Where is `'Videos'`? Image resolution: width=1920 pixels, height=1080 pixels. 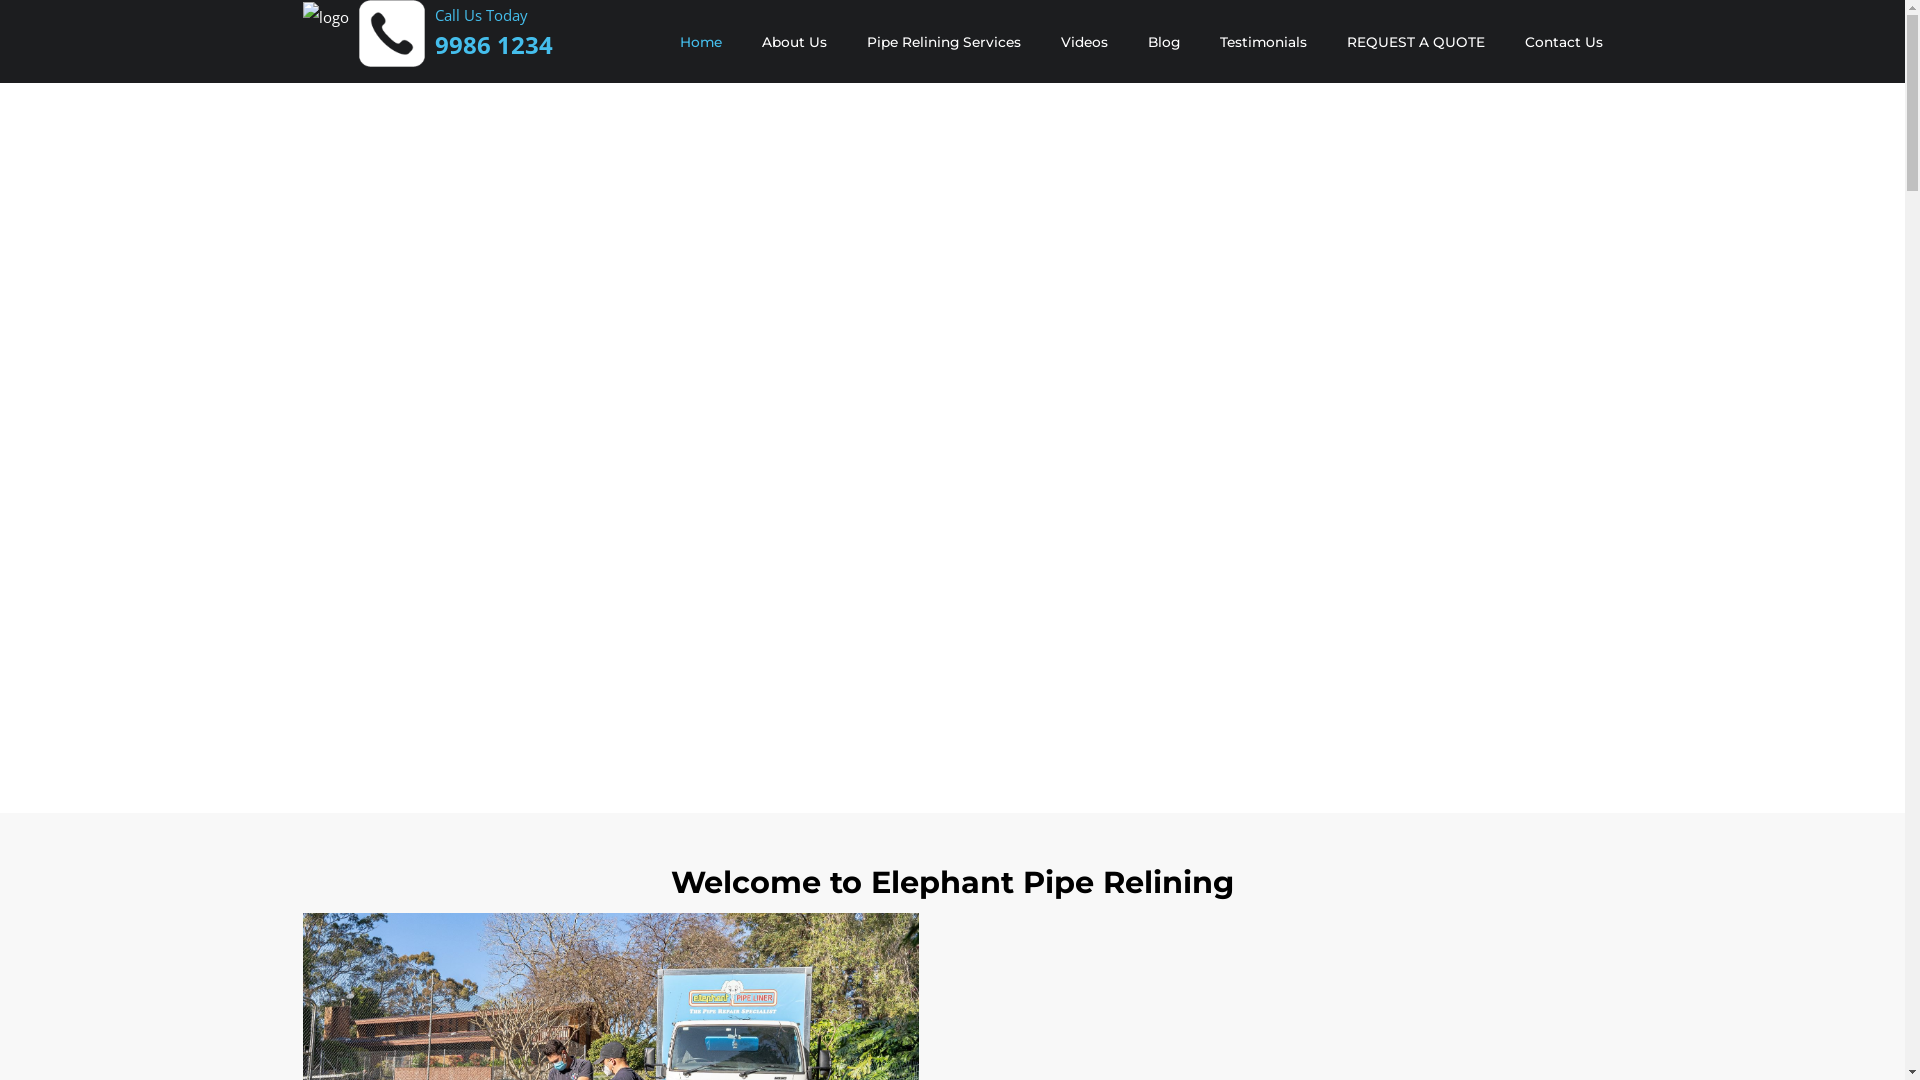
'Videos' is located at coordinates (1082, 42).